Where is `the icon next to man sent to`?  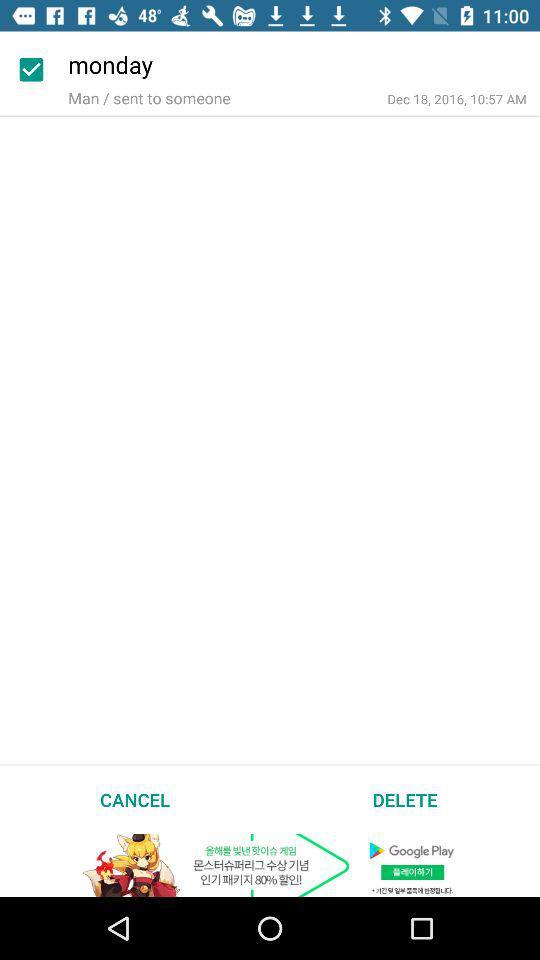
the icon next to man sent to is located at coordinates (457, 99).